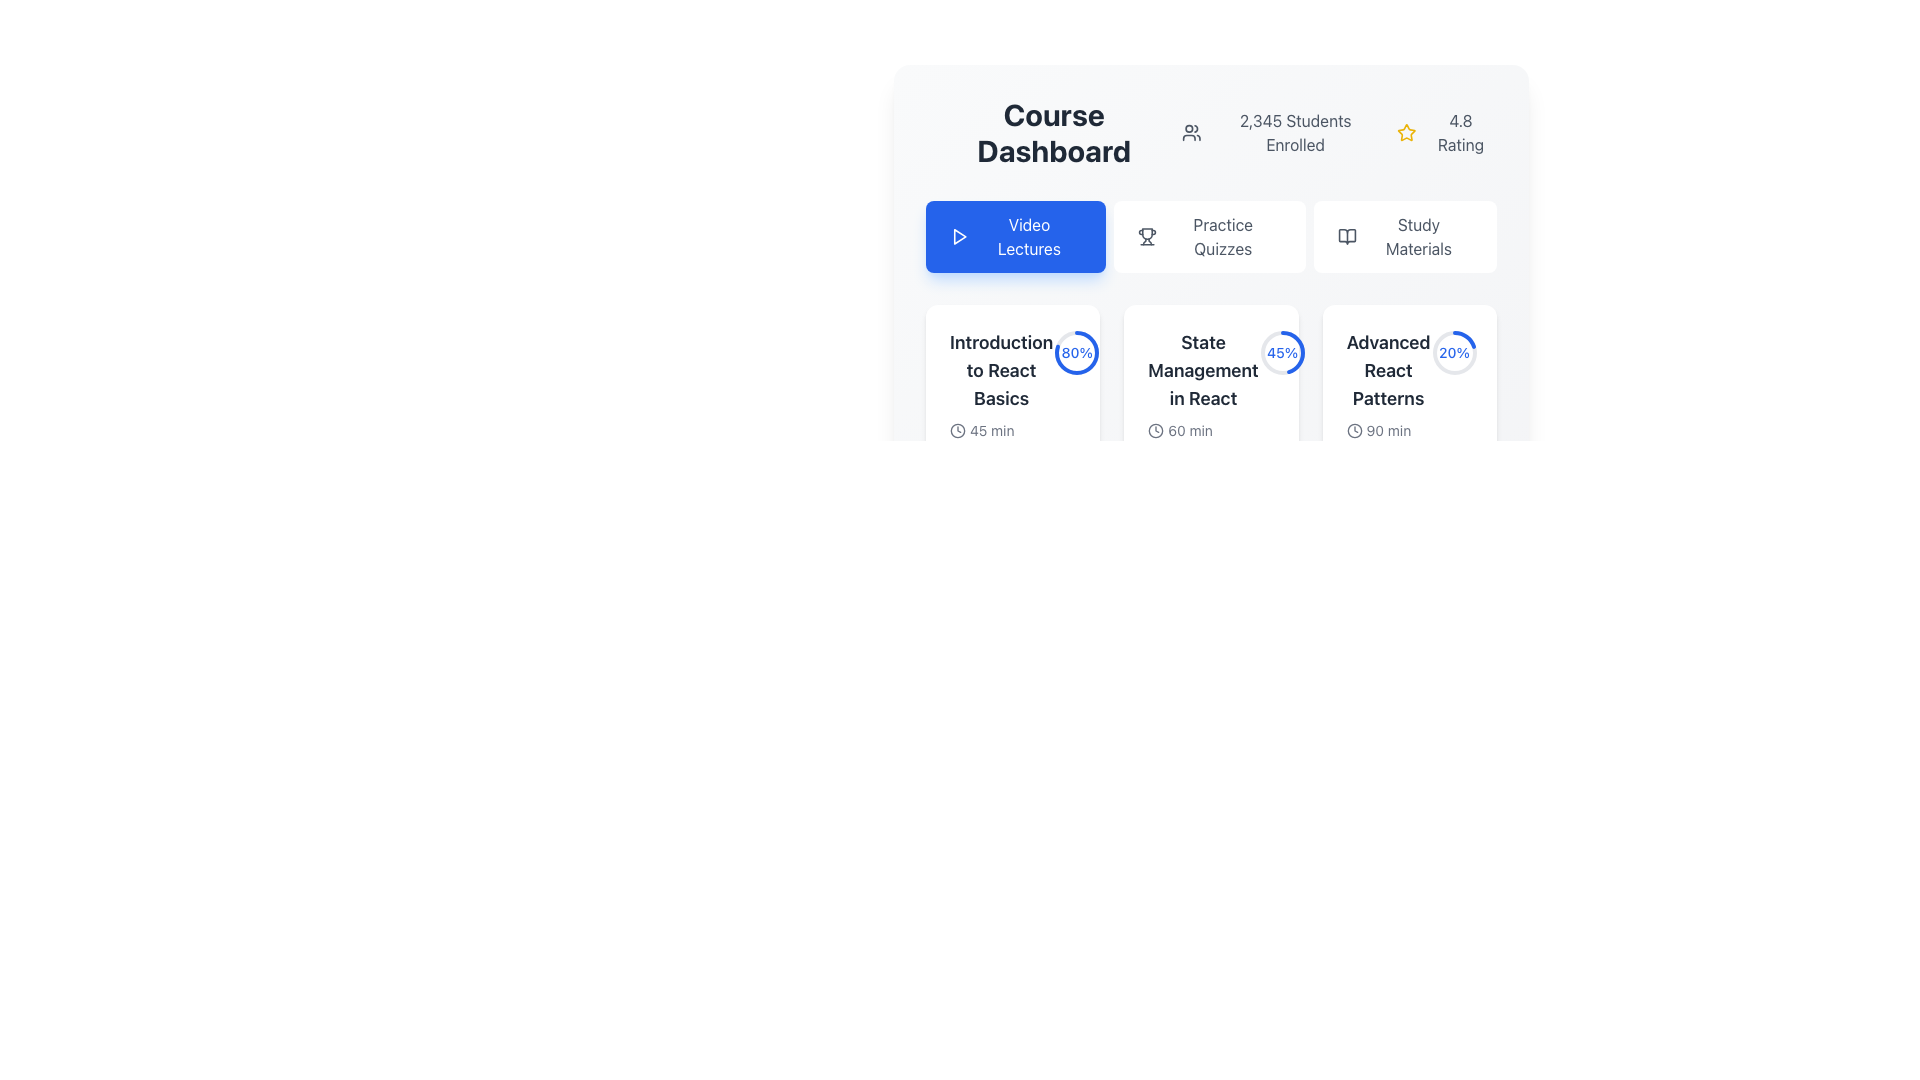 The width and height of the screenshot is (1920, 1080). What do you see at coordinates (1192, 132) in the screenshot?
I see `the user group icon located immediately to the left of the text '2,345 Students Enrolled' in the top-right section of the interface` at bounding box center [1192, 132].